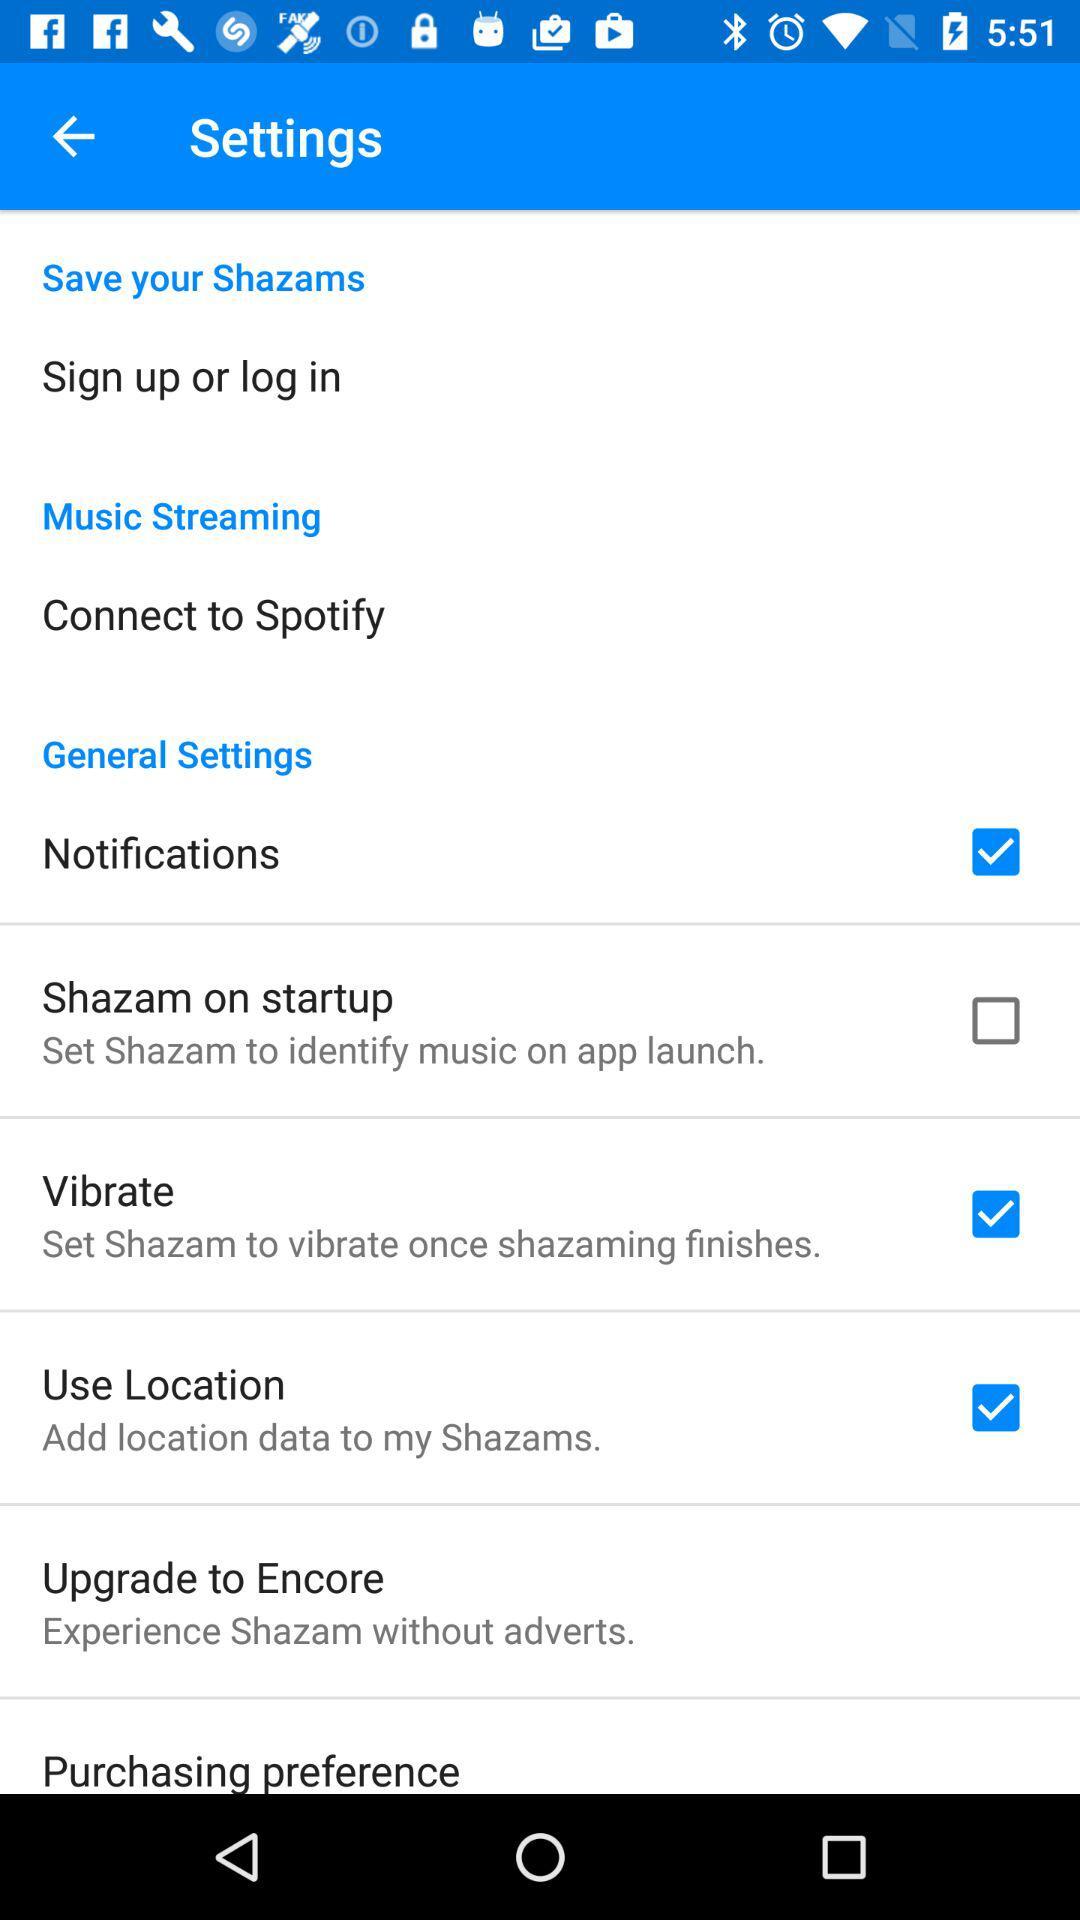 The width and height of the screenshot is (1080, 1920). Describe the element at coordinates (338, 1629) in the screenshot. I see `the icon above purchasing preference item` at that location.